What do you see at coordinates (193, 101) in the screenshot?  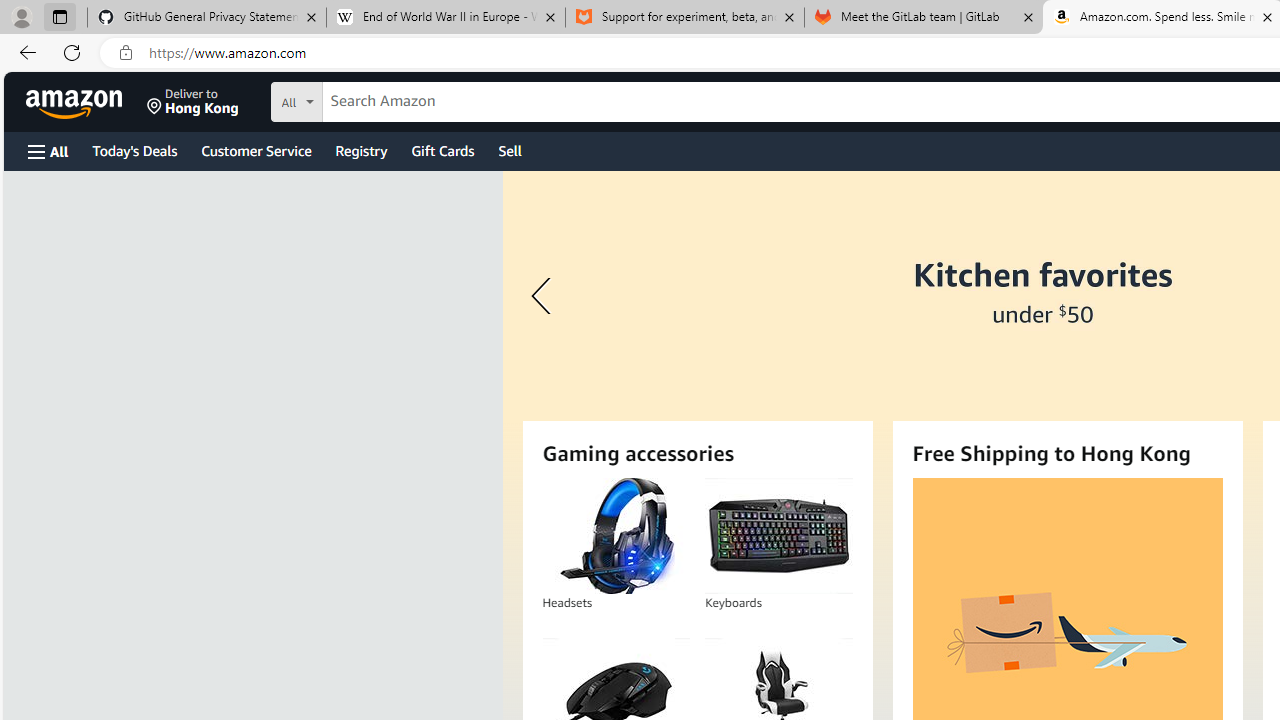 I see `'Deliver to Hong Kong'` at bounding box center [193, 101].